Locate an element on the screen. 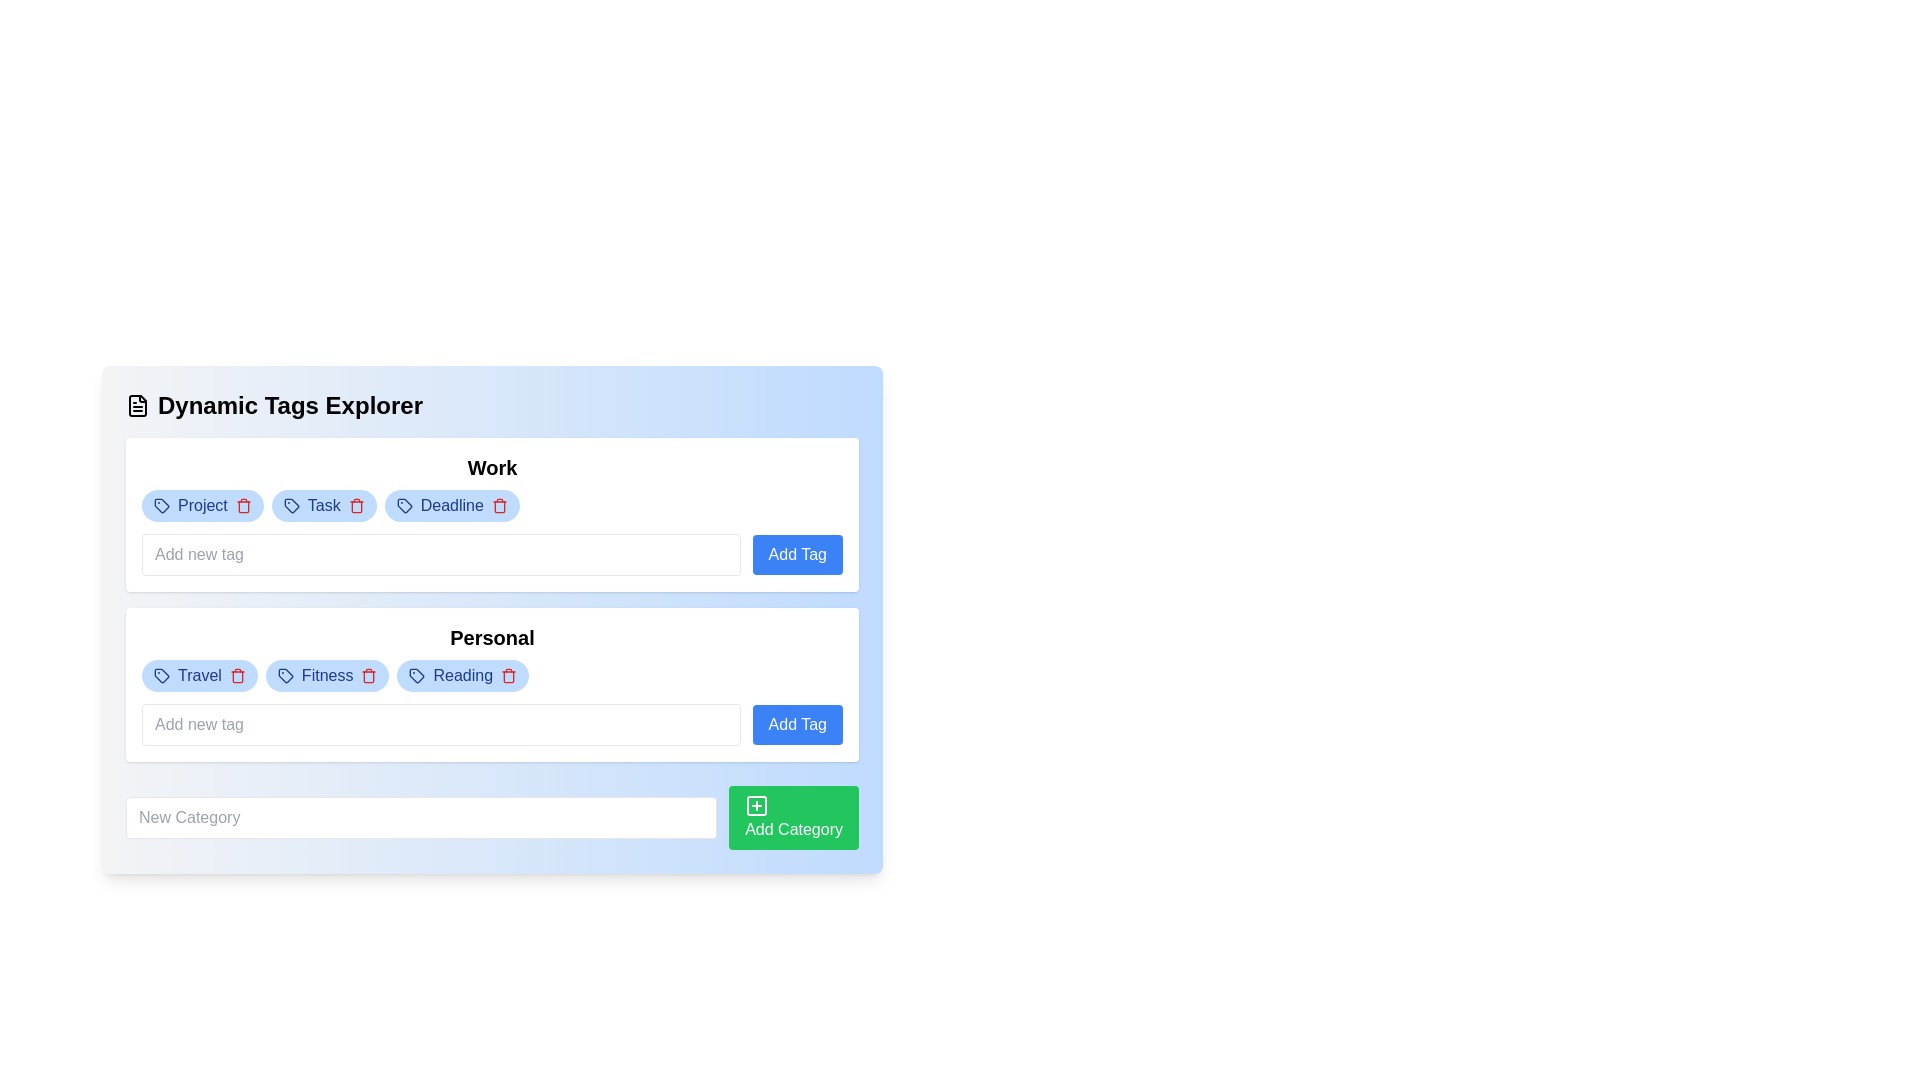  the composite element containing the text input field and button located at the bottom of the 'Dynamic Tags Explorer' section is located at coordinates (492, 817).